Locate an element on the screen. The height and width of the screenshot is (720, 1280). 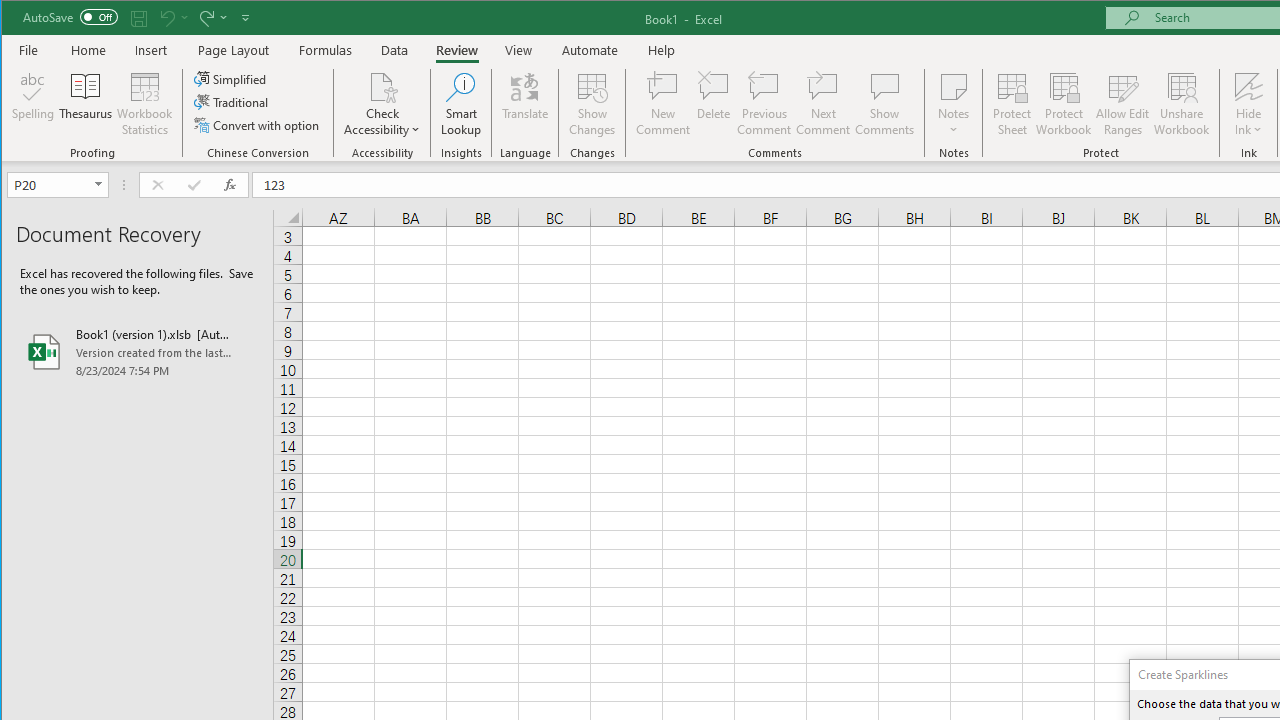
'Previous Comment' is located at coordinates (763, 104).